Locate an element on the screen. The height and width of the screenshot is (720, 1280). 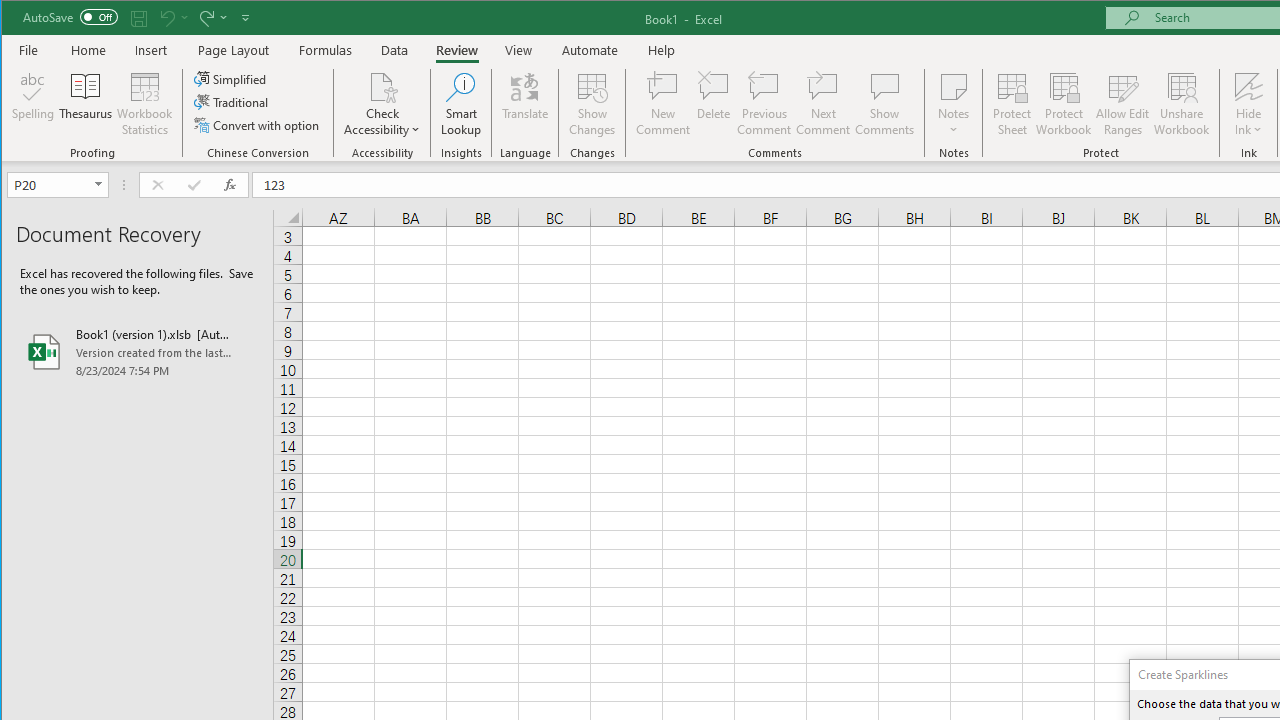
'Previous Comment' is located at coordinates (763, 104).